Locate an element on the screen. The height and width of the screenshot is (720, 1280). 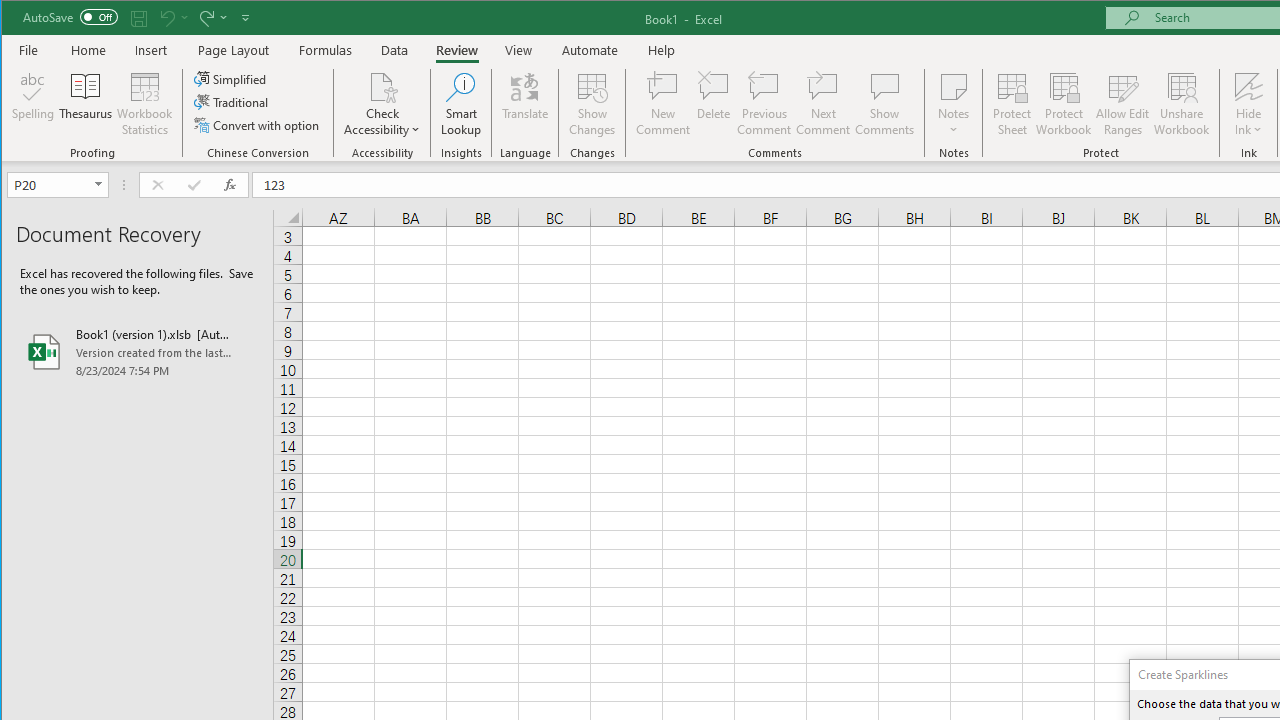
'Previous Comment' is located at coordinates (763, 104).